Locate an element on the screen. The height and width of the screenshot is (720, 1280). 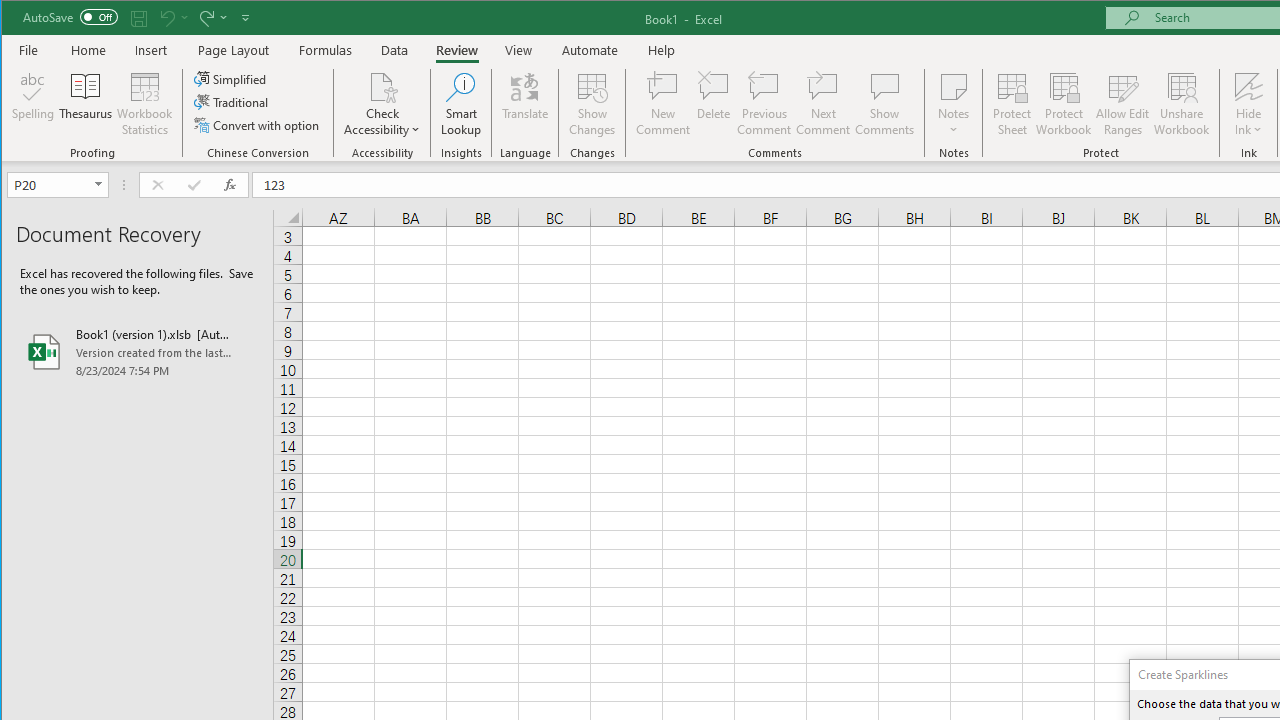
'Previous Comment' is located at coordinates (763, 104).